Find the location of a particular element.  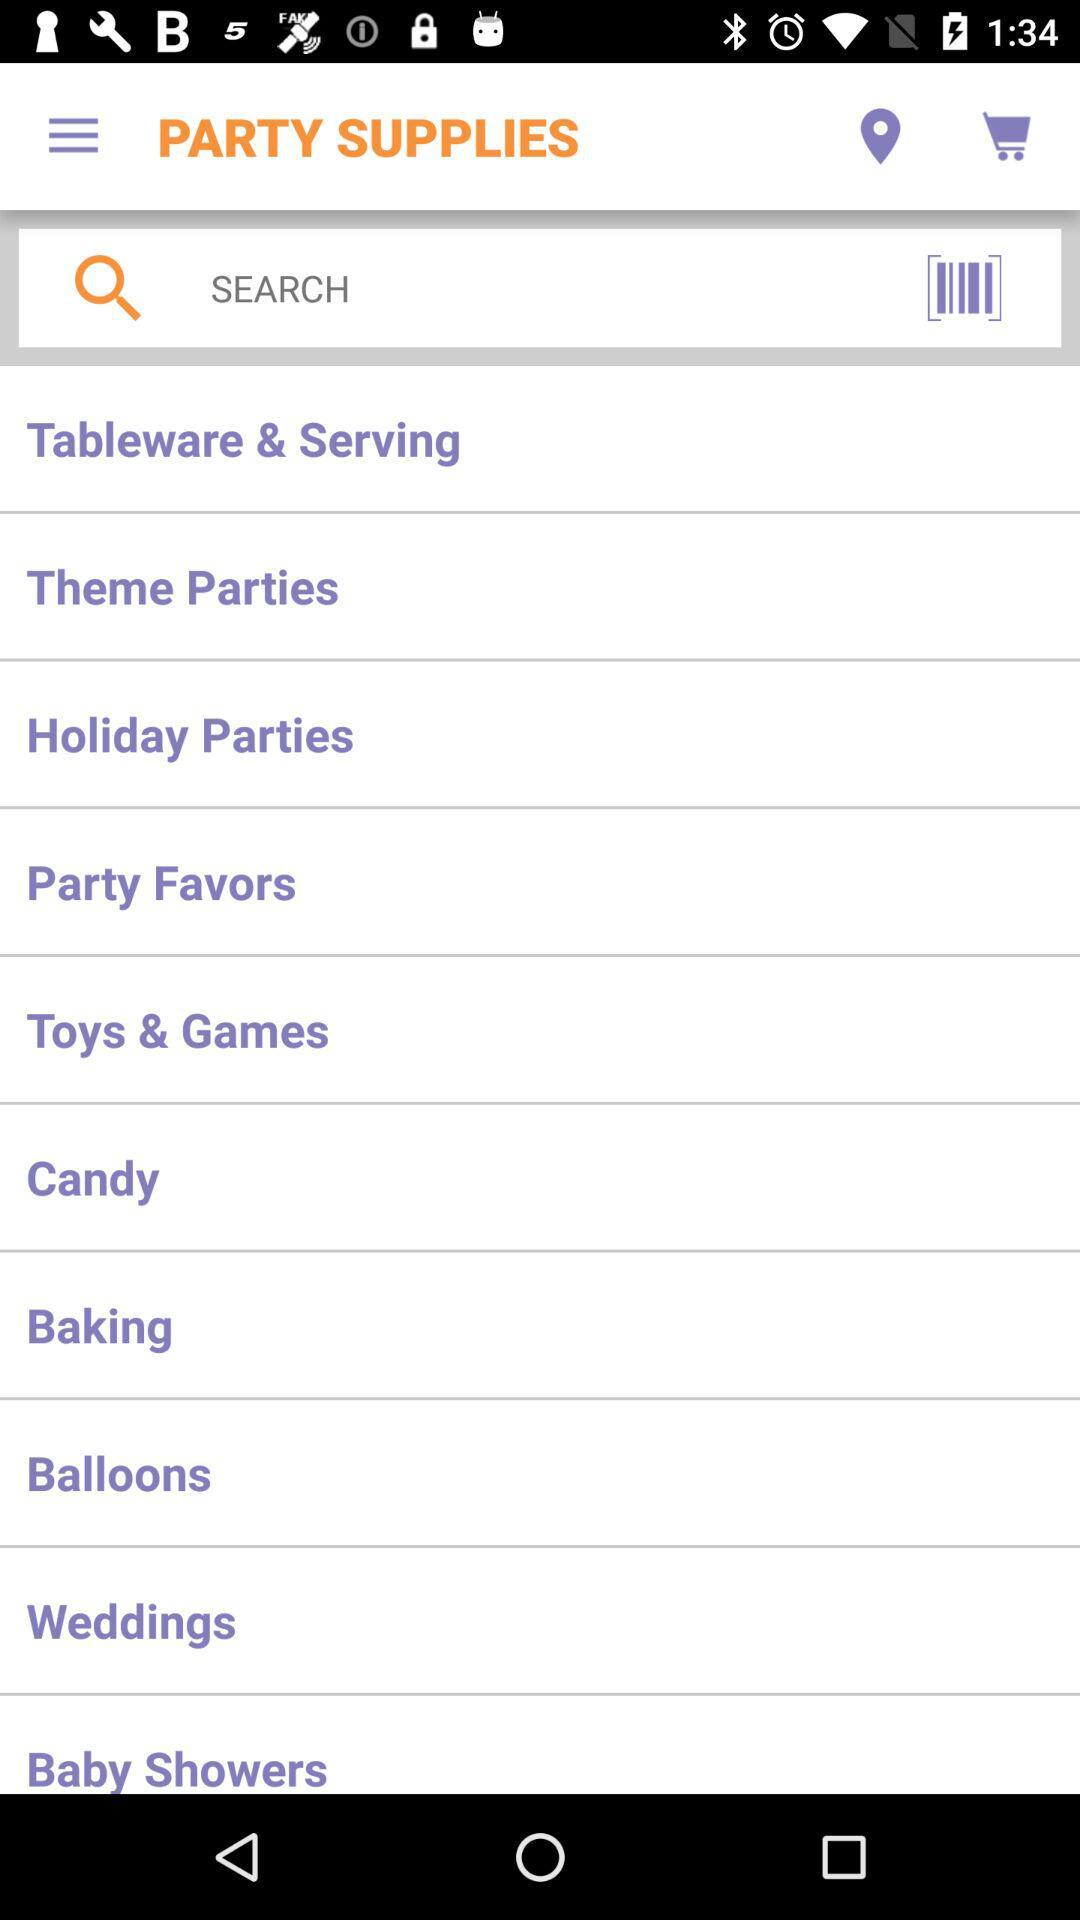

item below the party favors item is located at coordinates (540, 1029).